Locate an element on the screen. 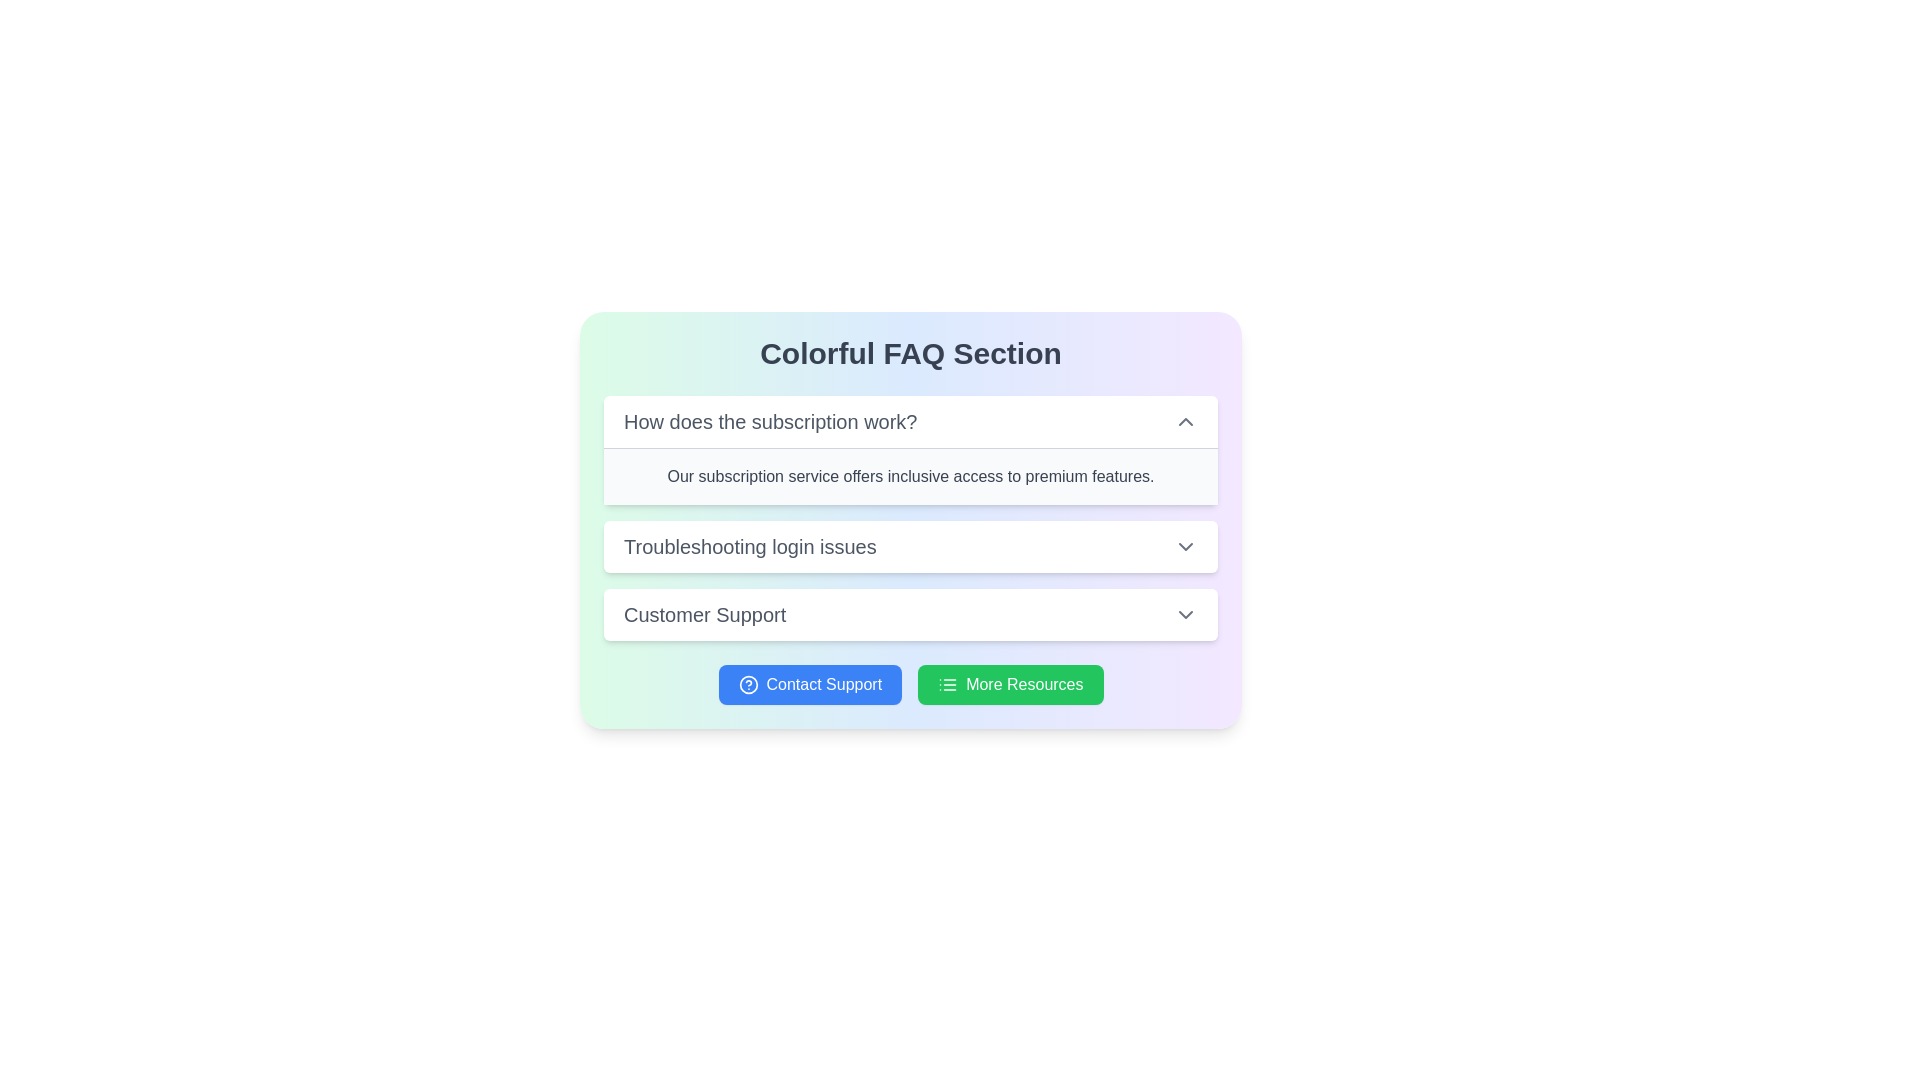 The width and height of the screenshot is (1920, 1080). the Expandable panel located below the 'Colorful FAQ Section' title and above the 'Contact Support' and 'More Resources' buttons is located at coordinates (910, 519).